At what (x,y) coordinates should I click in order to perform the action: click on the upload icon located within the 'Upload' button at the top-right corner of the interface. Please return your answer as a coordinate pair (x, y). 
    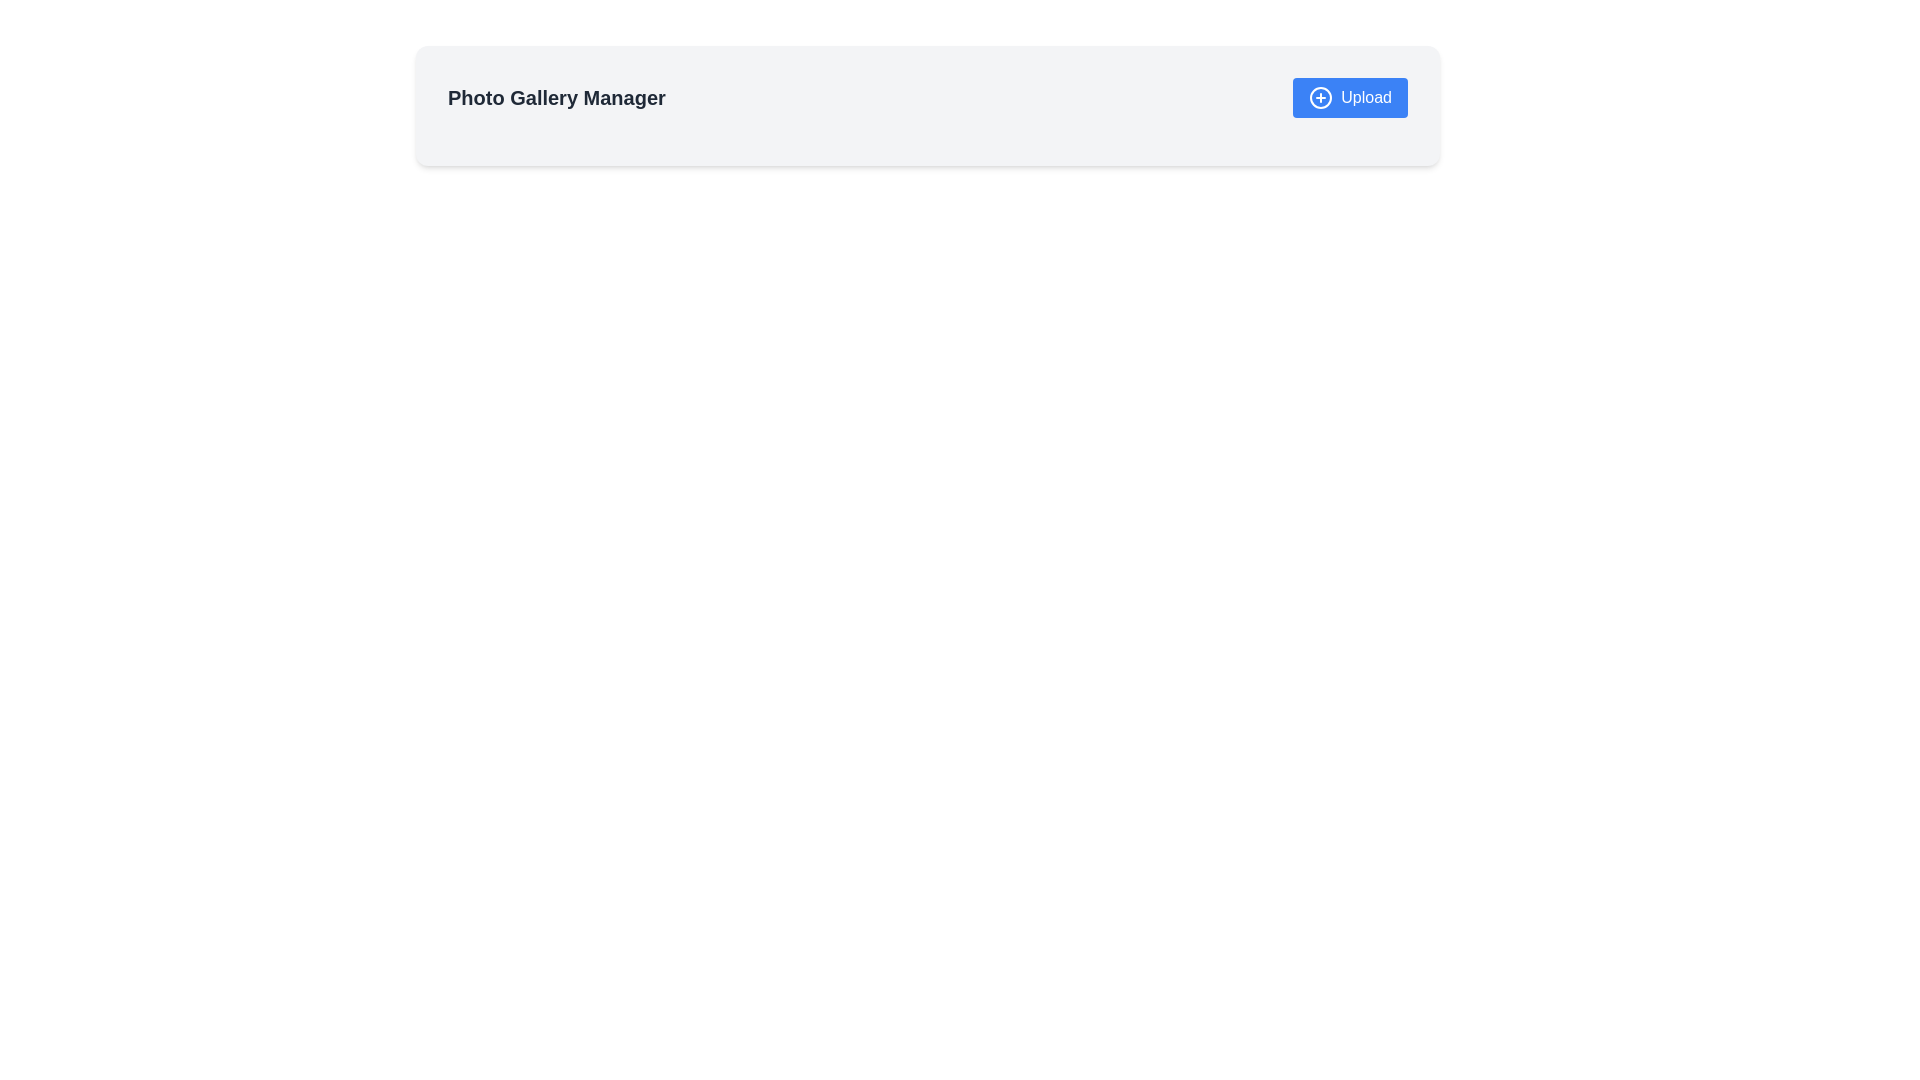
    Looking at the image, I should click on (1321, 97).